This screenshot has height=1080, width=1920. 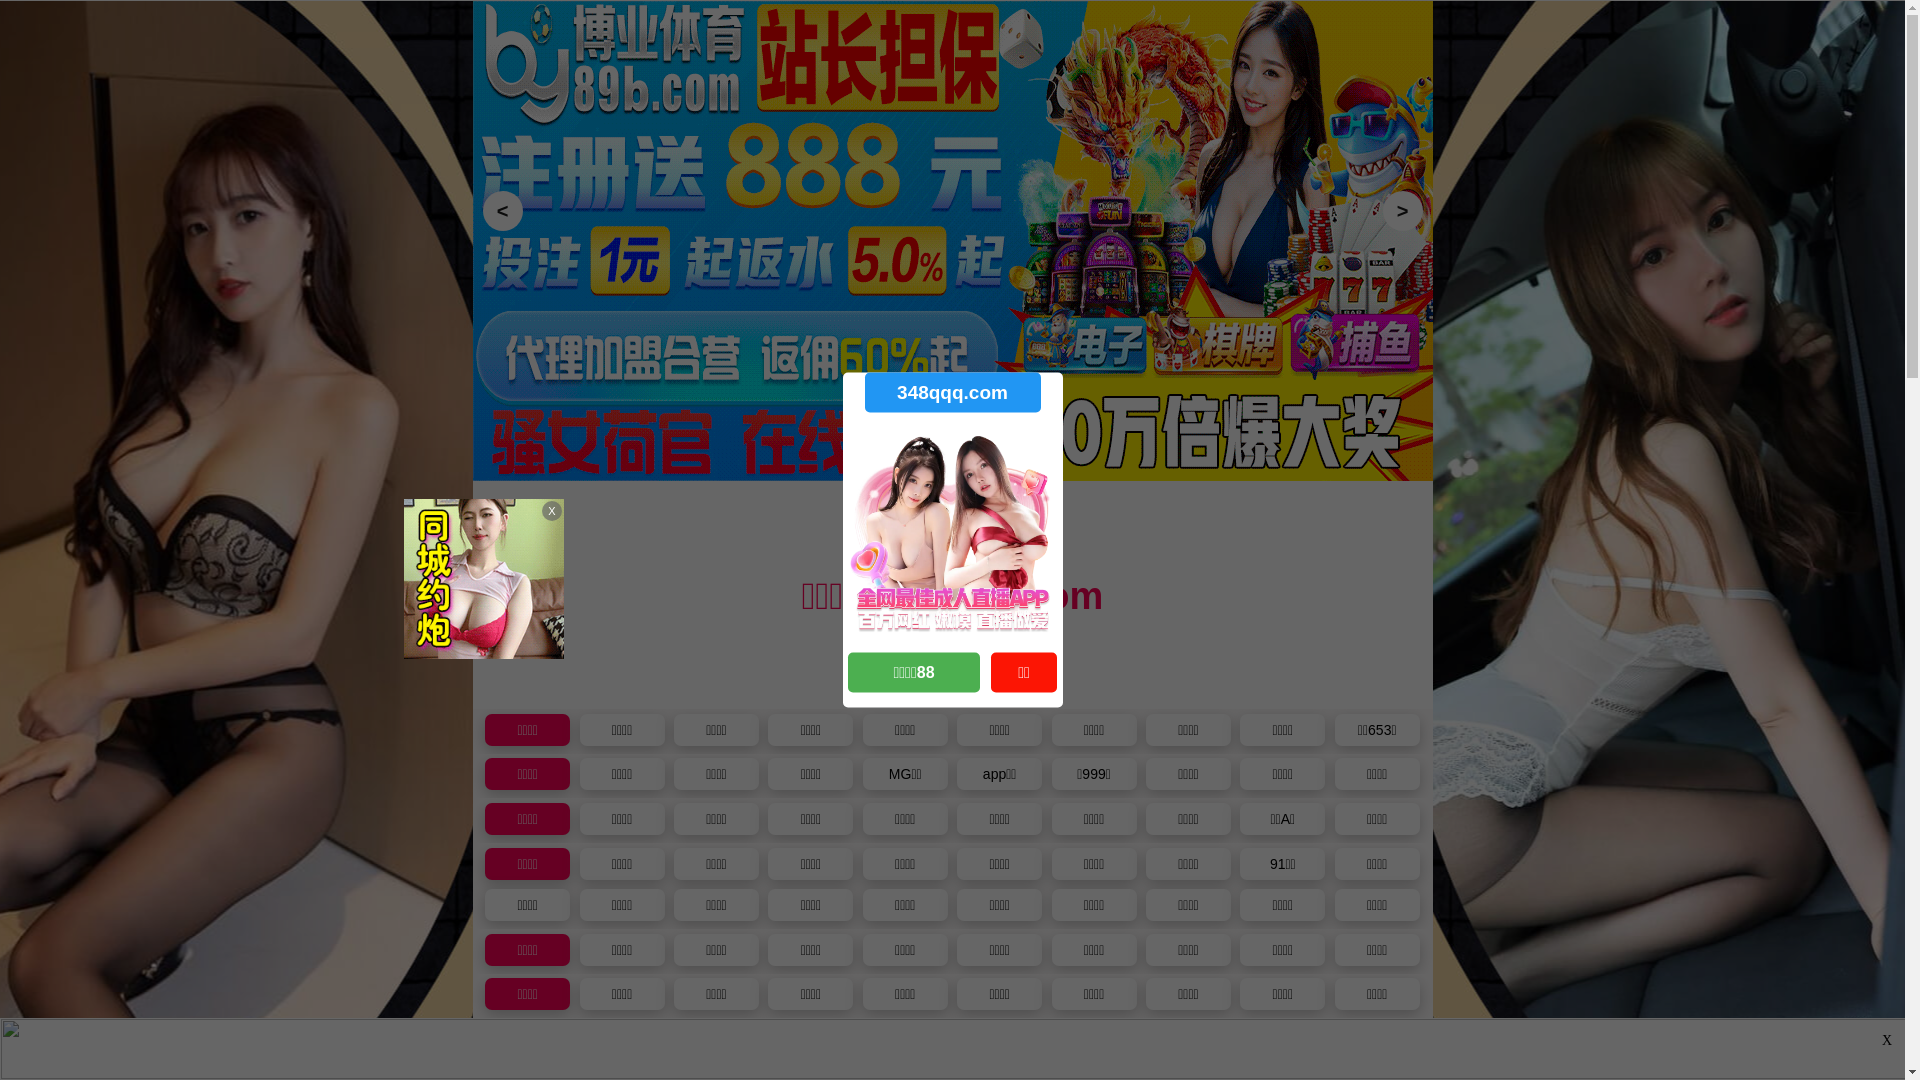 What do you see at coordinates (481, 211) in the screenshot?
I see `'<'` at bounding box center [481, 211].